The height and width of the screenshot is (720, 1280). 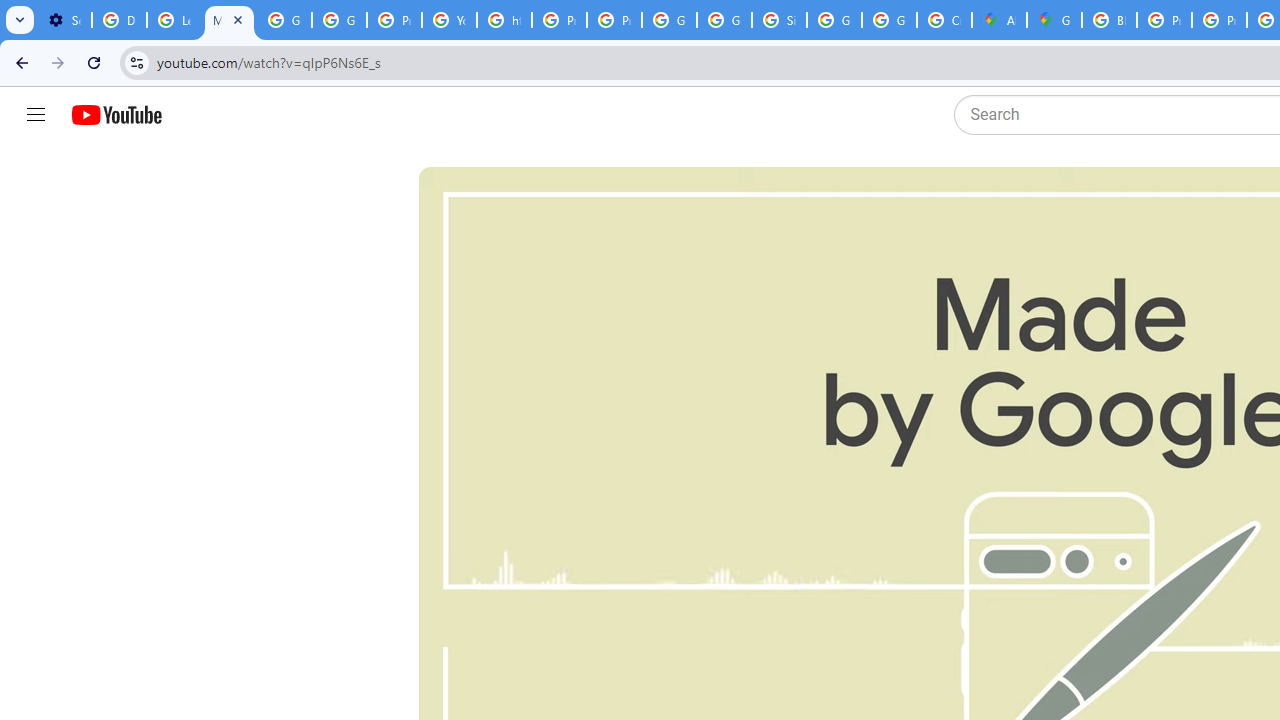 I want to click on 'Privacy Help Center - Policies Help', so click(x=1164, y=20).